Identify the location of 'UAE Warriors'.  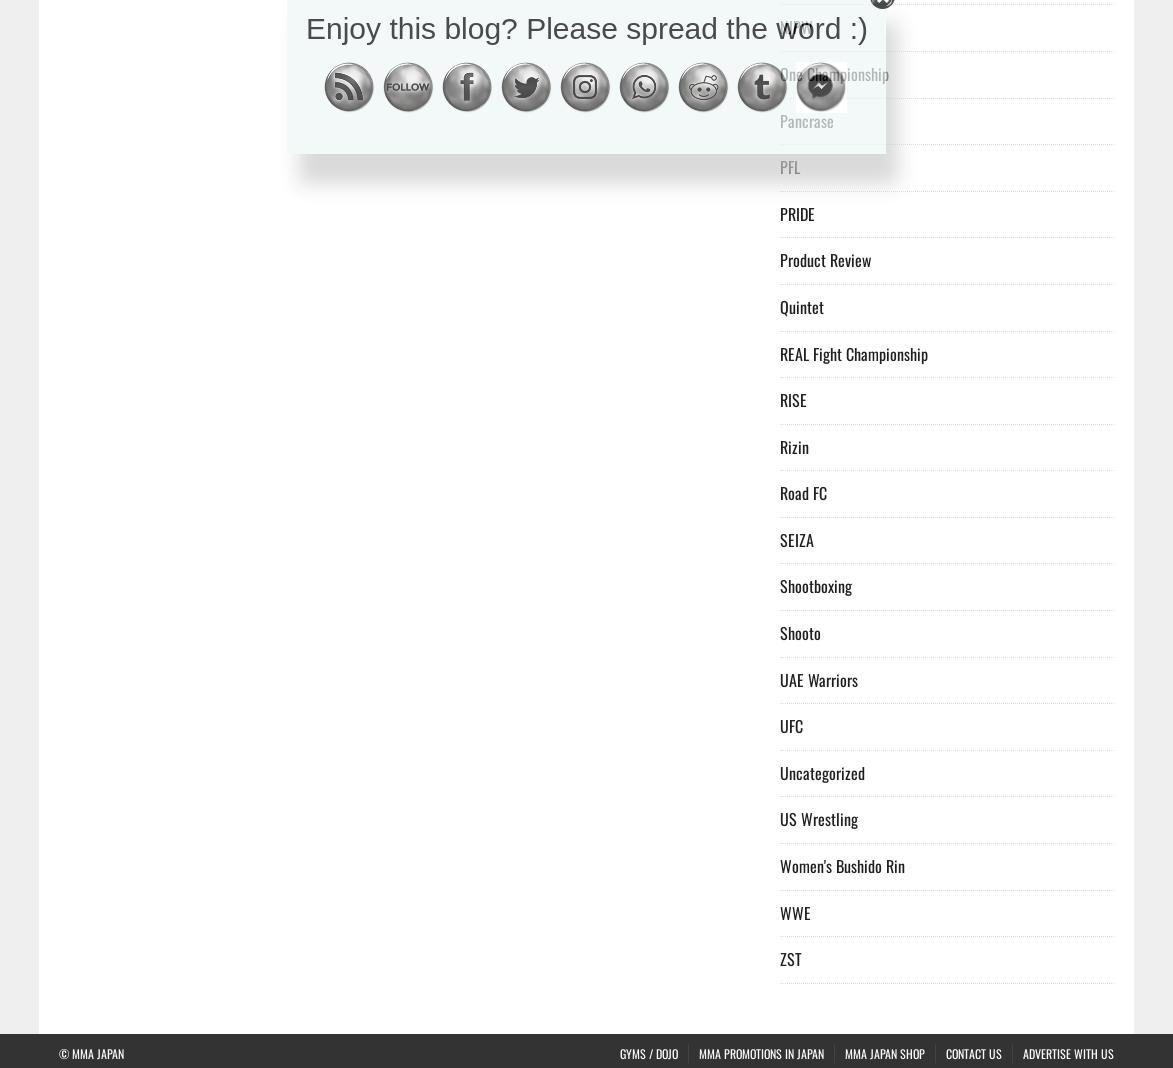
(779, 679).